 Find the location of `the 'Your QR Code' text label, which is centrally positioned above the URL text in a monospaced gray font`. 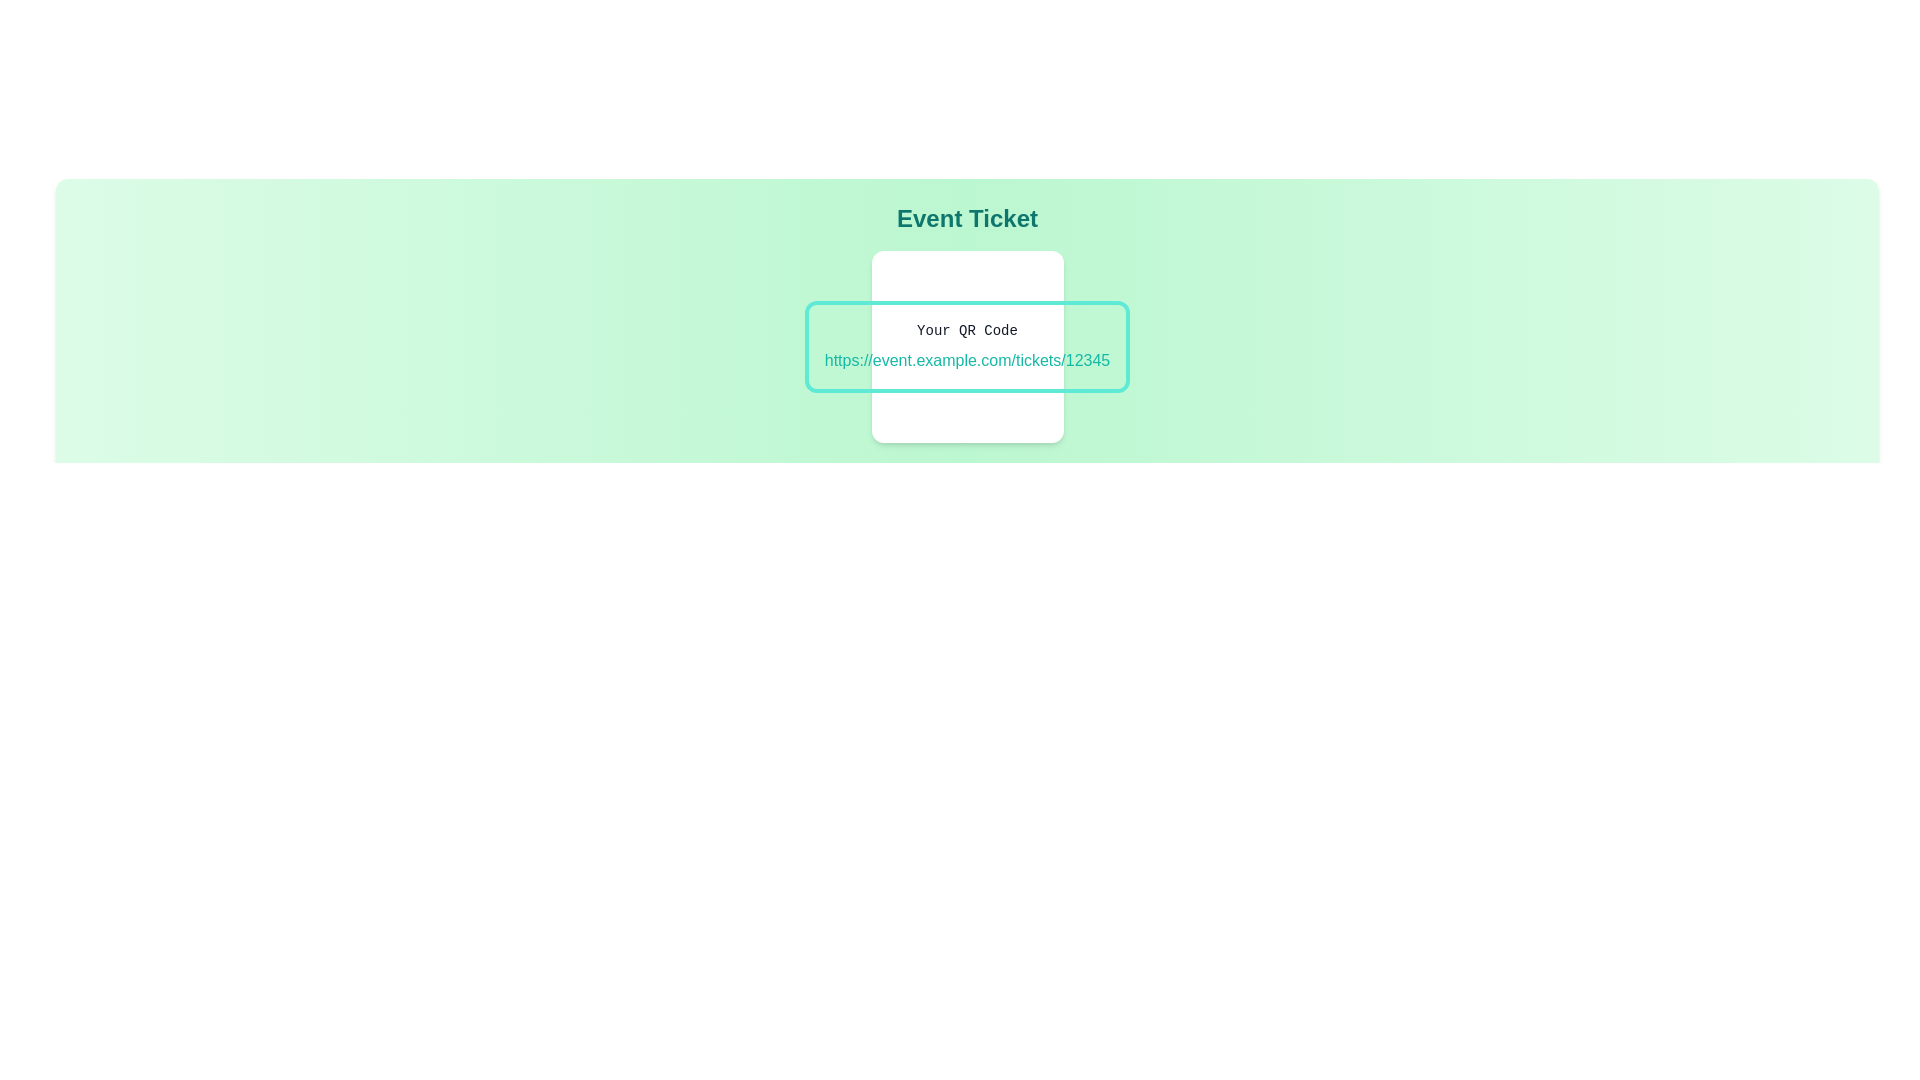

the 'Your QR Code' text label, which is centrally positioned above the URL text in a monospaced gray font is located at coordinates (967, 330).